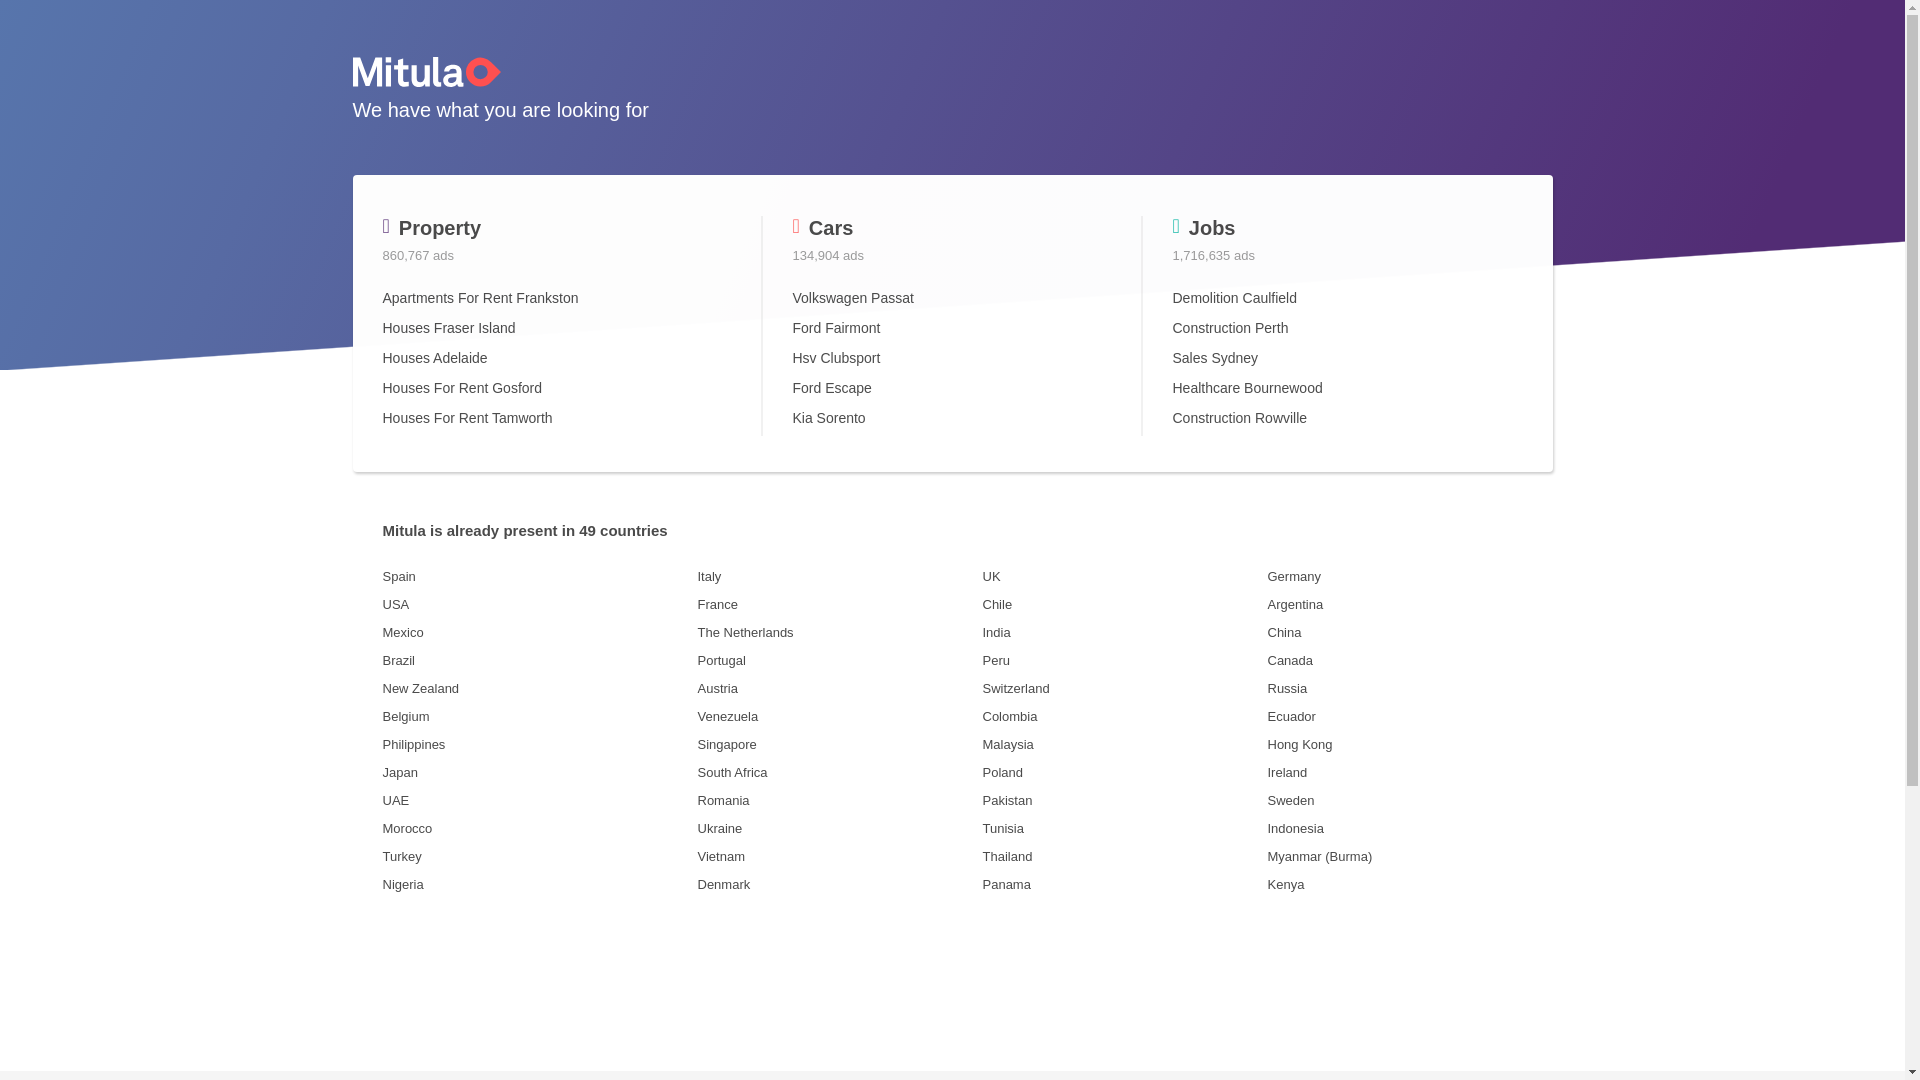 The image size is (1920, 1080). What do you see at coordinates (982, 800) in the screenshot?
I see `'Pakistan'` at bounding box center [982, 800].